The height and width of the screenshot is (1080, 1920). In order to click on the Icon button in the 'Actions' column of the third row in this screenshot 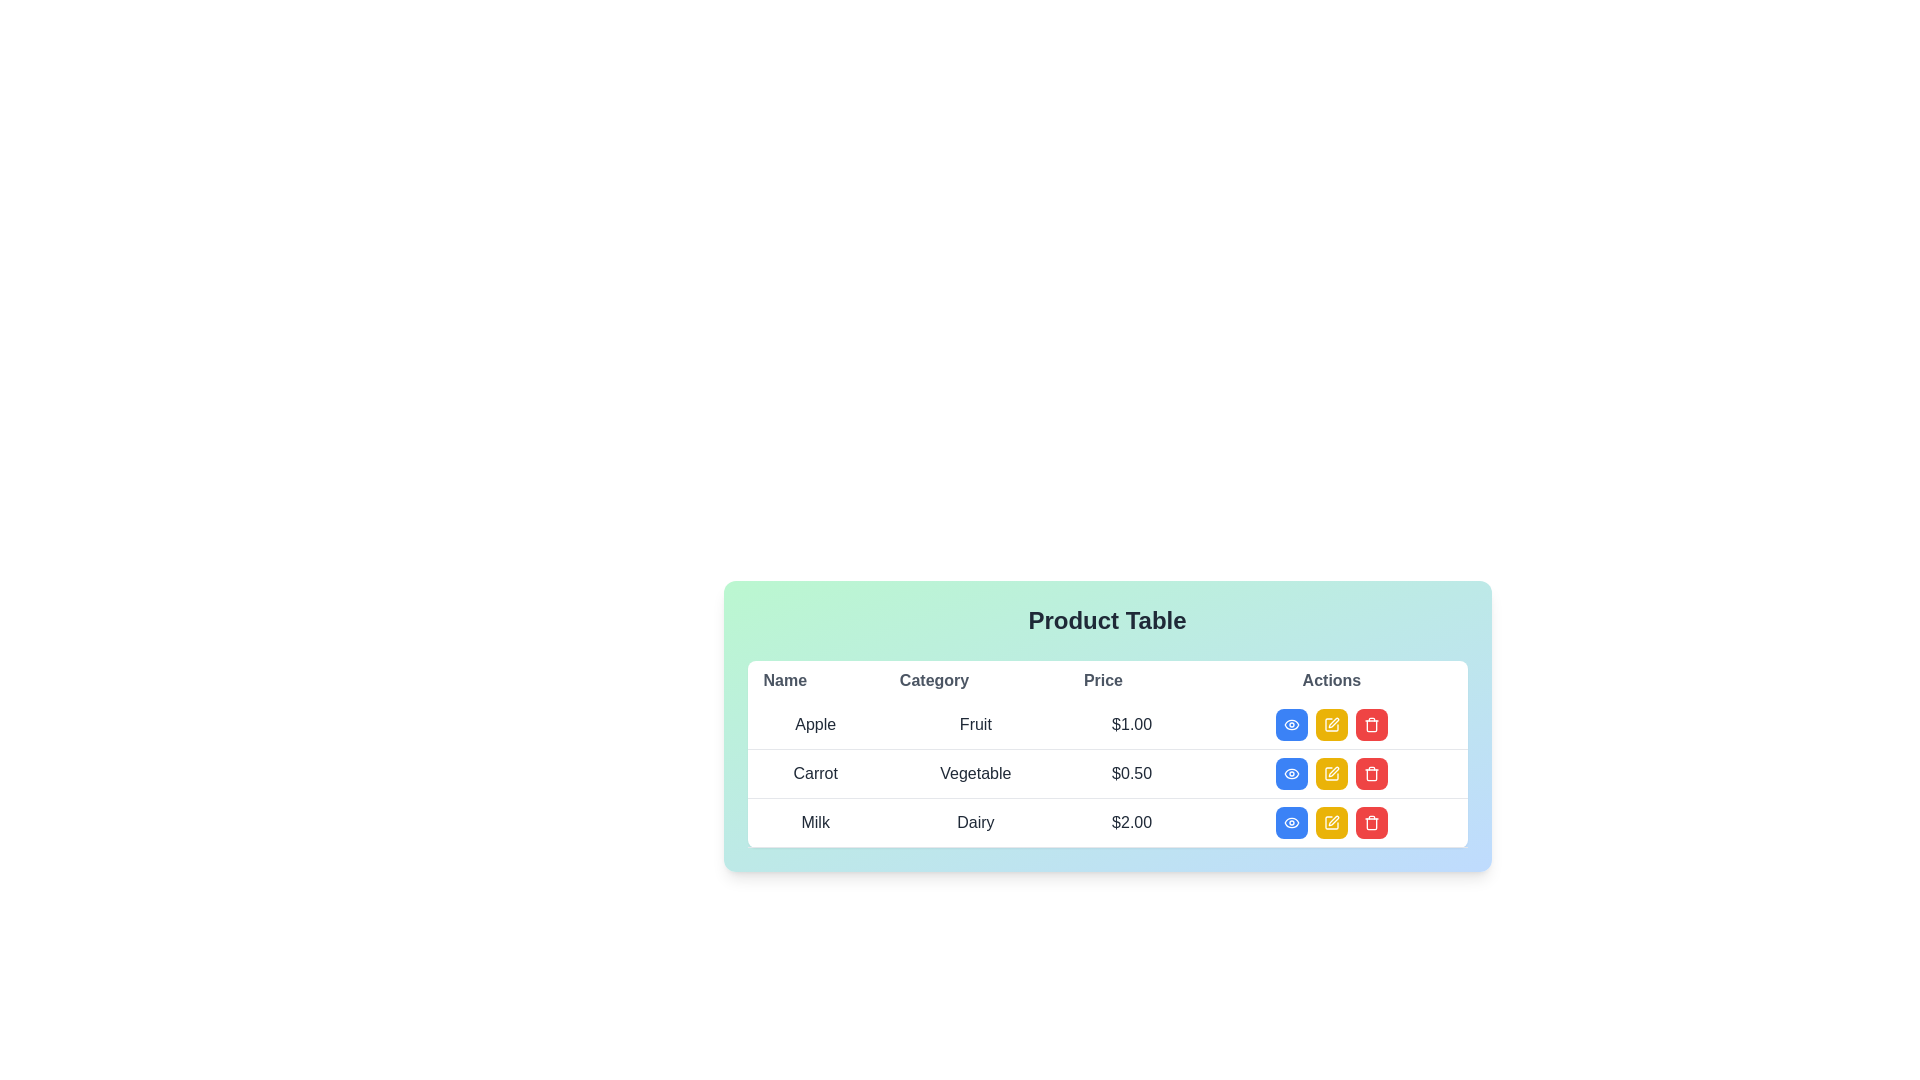, I will do `click(1370, 773)`.